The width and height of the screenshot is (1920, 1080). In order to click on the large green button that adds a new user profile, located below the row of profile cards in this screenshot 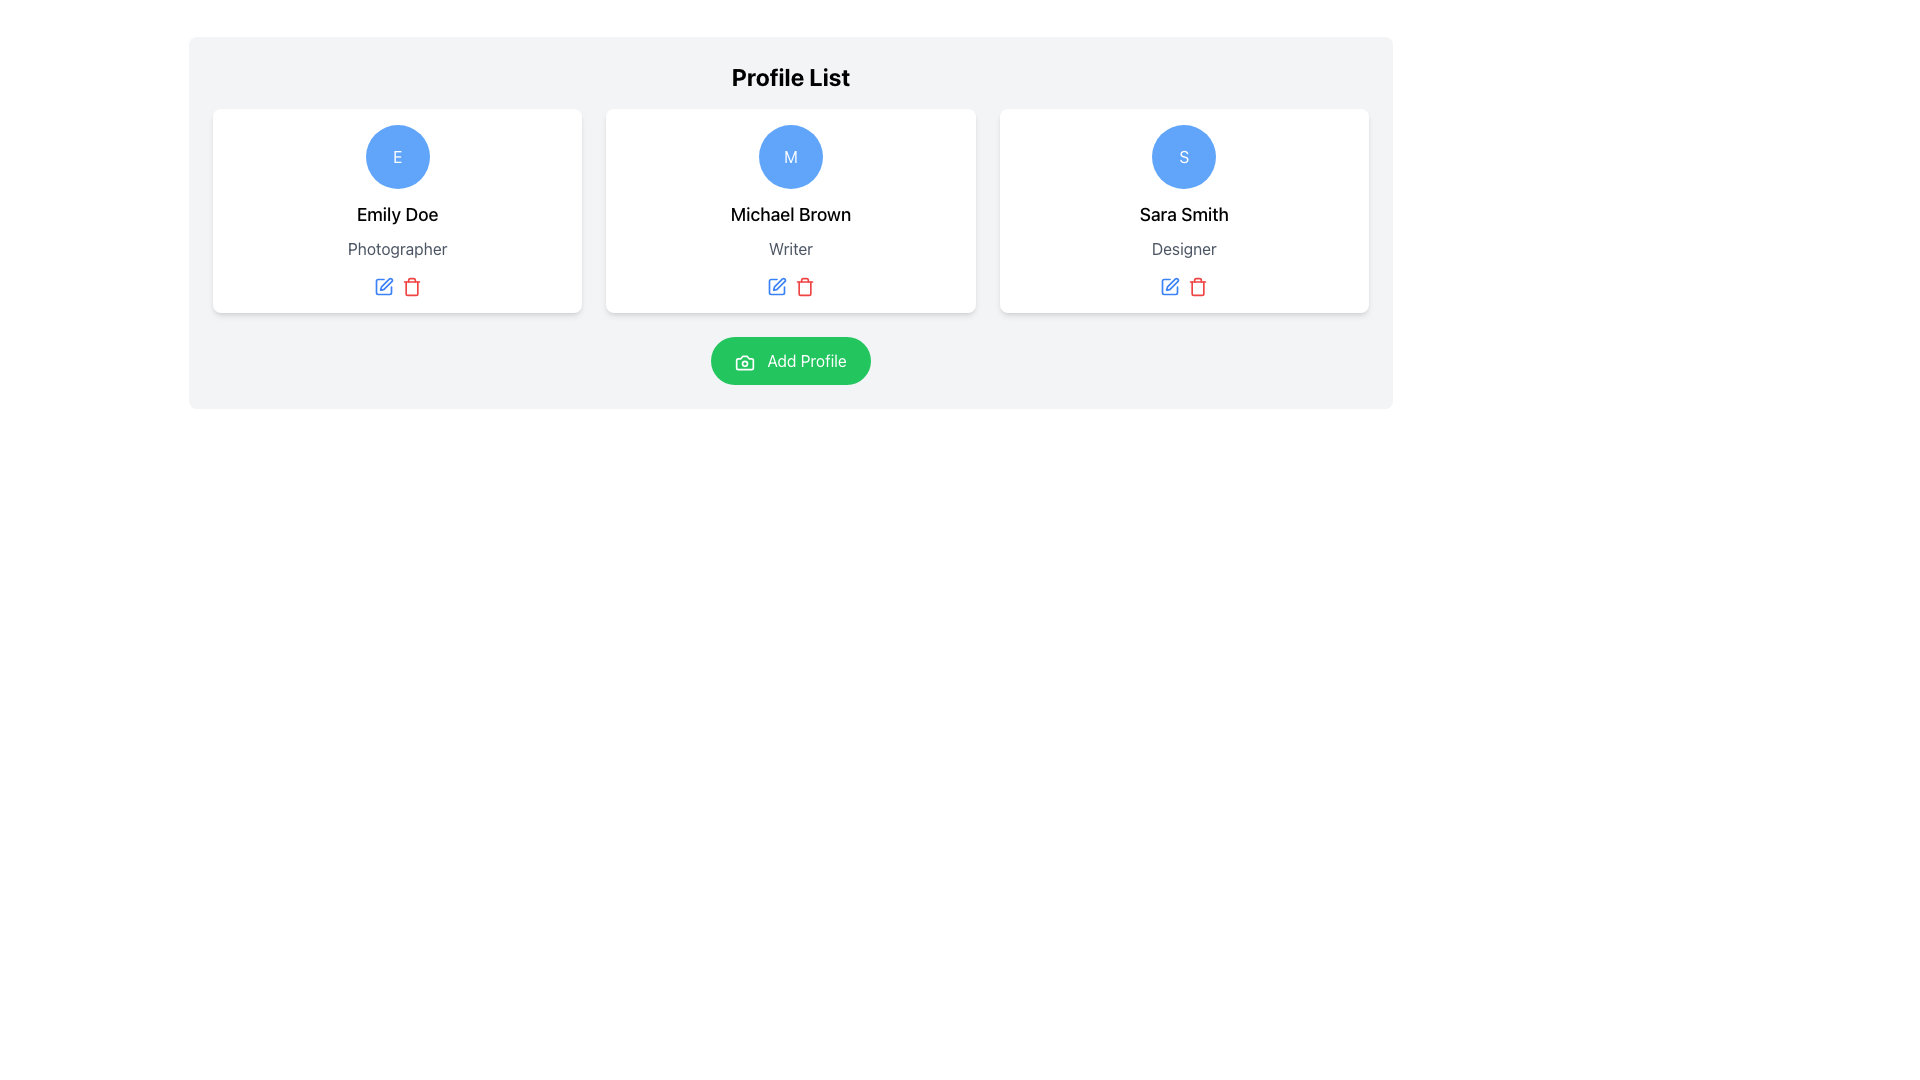, I will do `click(790, 361)`.